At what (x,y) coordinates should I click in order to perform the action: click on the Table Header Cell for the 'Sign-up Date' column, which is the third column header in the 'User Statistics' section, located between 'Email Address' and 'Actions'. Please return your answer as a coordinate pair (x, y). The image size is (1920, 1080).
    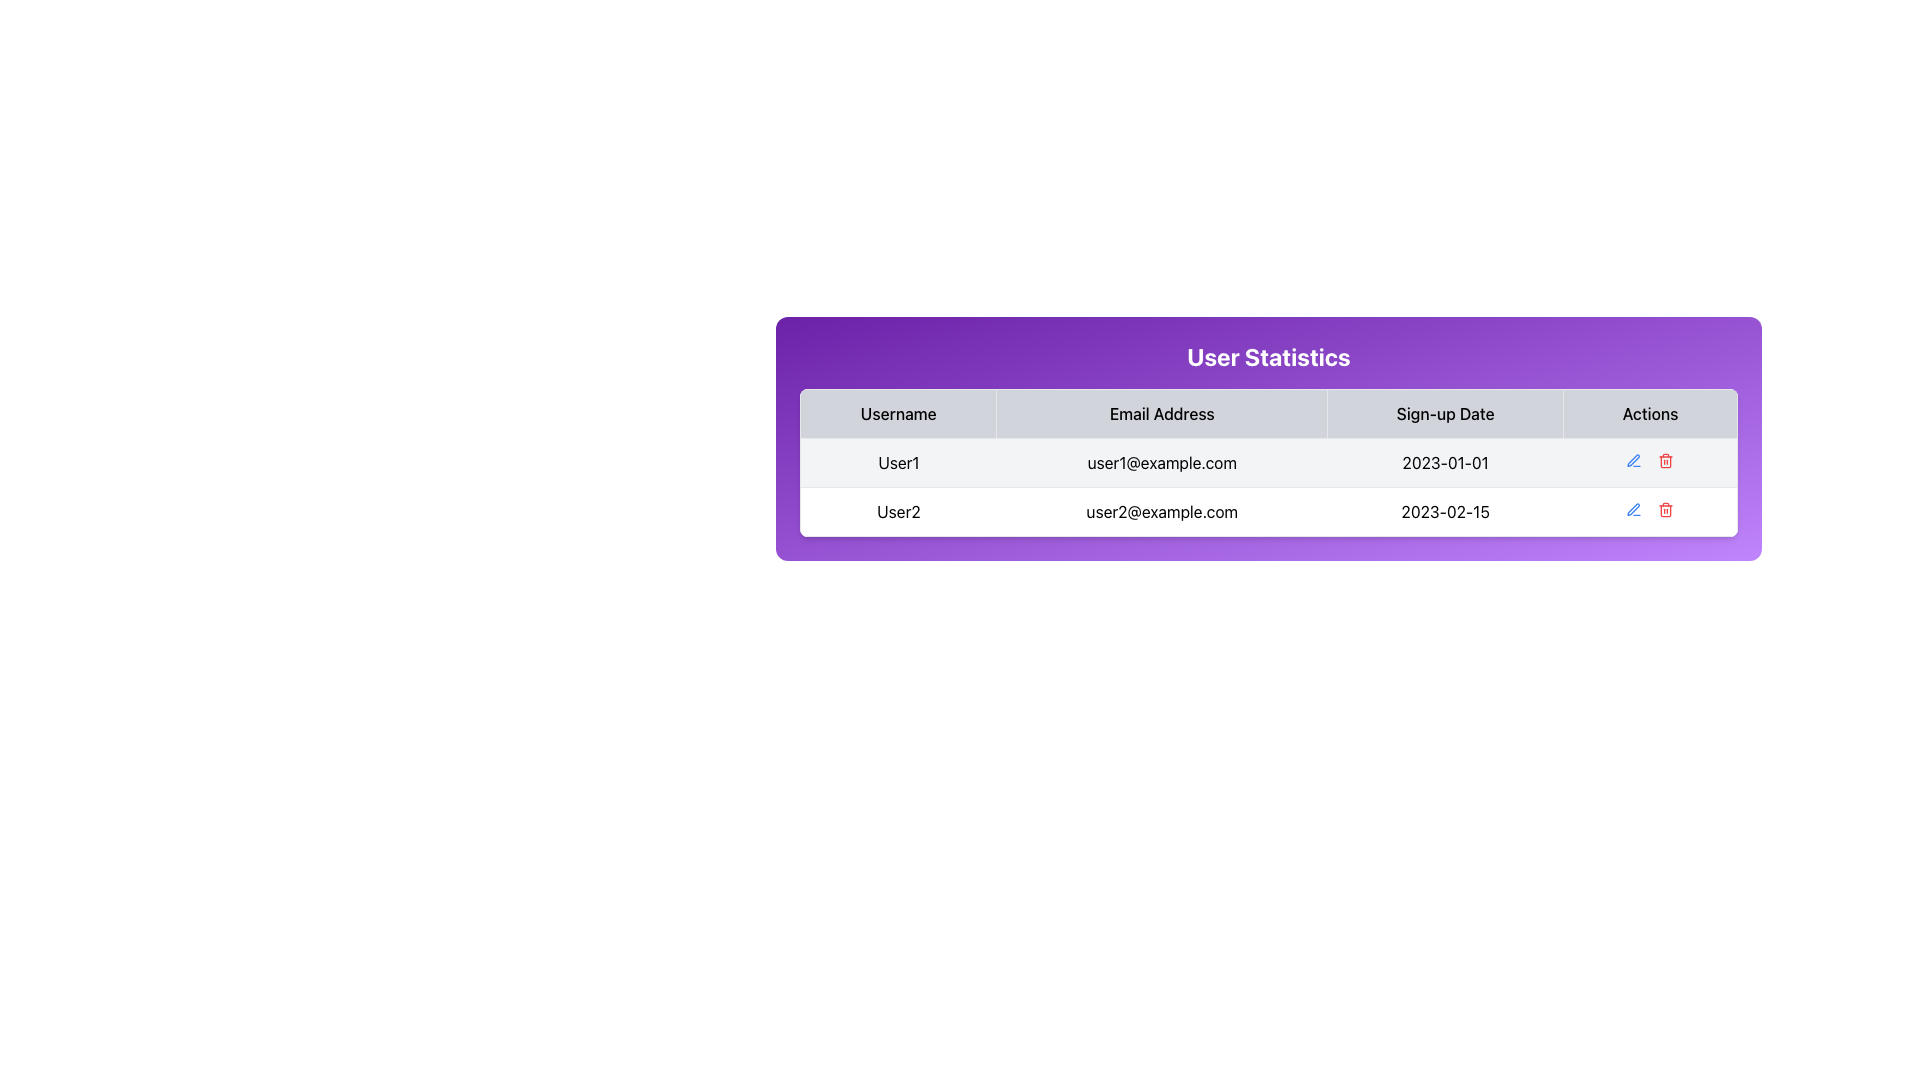
    Looking at the image, I should click on (1445, 412).